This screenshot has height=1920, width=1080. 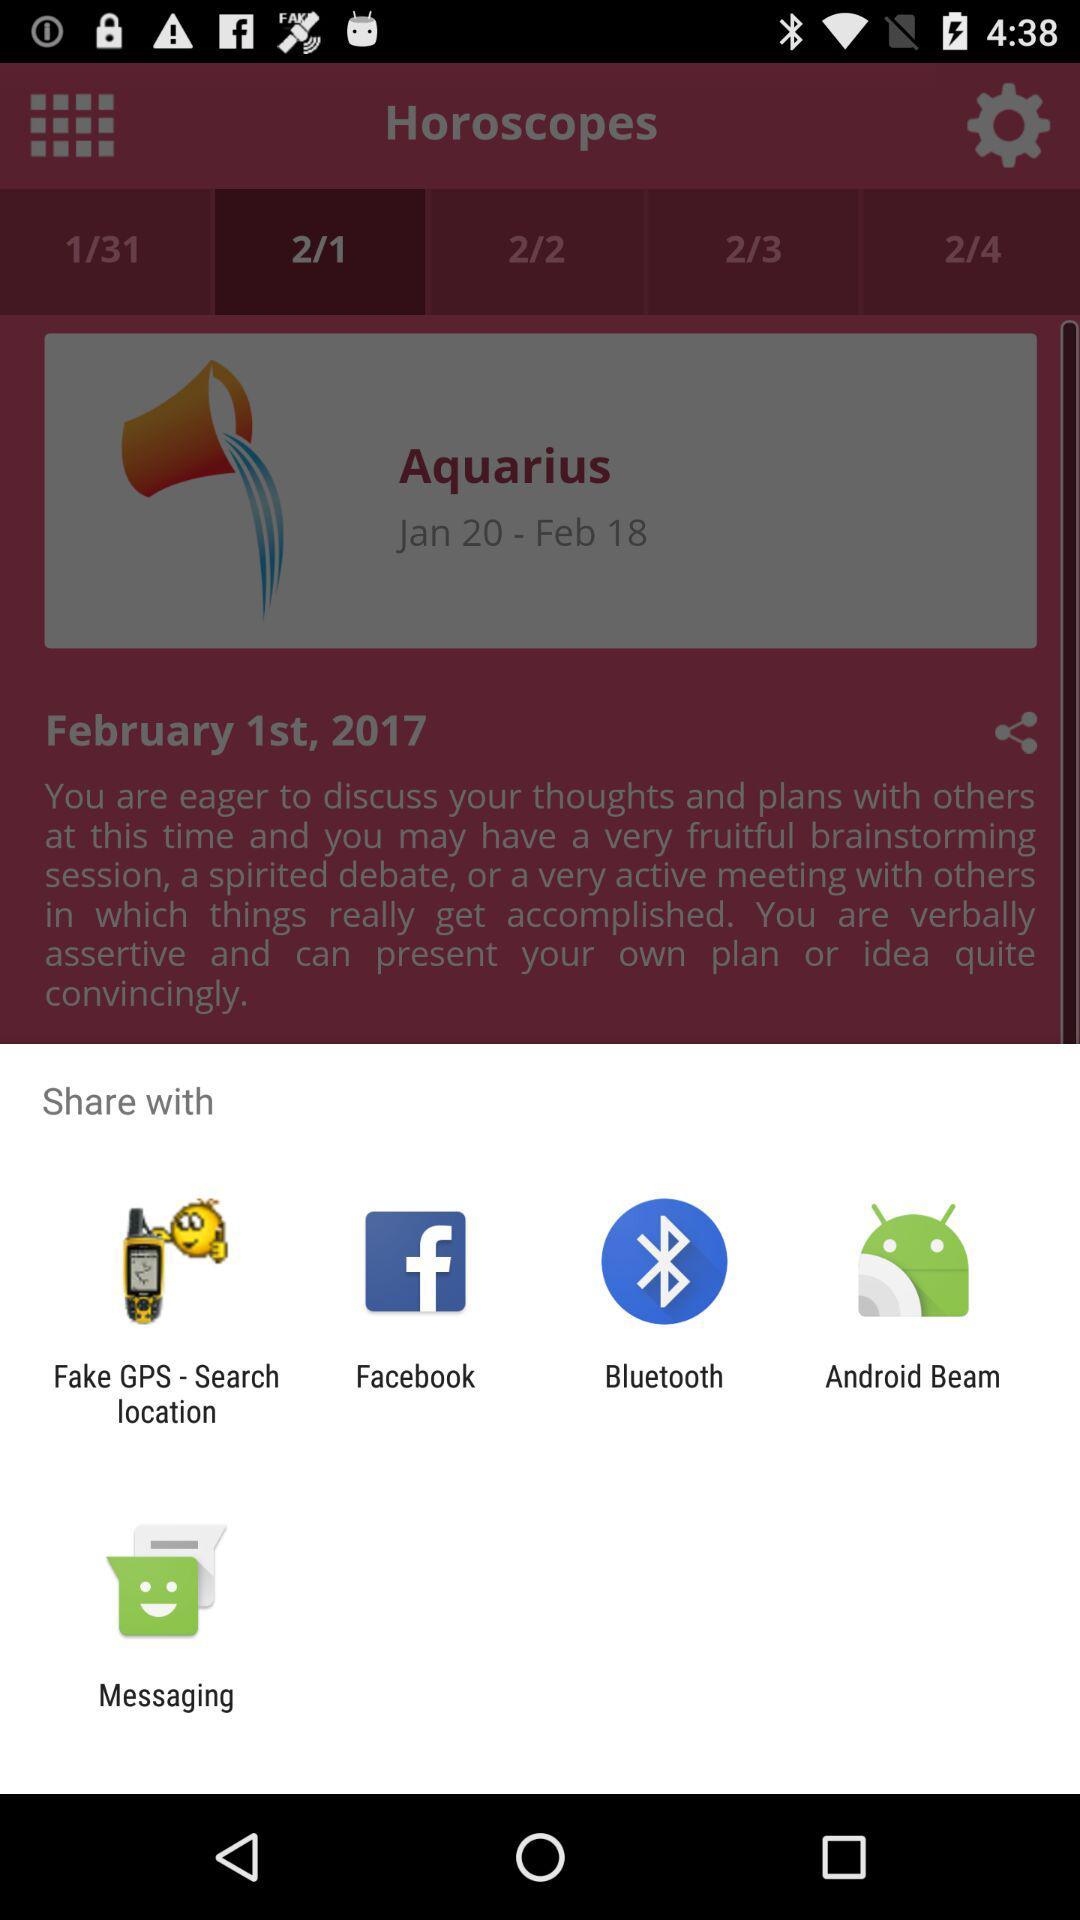 What do you see at coordinates (165, 1392) in the screenshot?
I see `fake gps search icon` at bounding box center [165, 1392].